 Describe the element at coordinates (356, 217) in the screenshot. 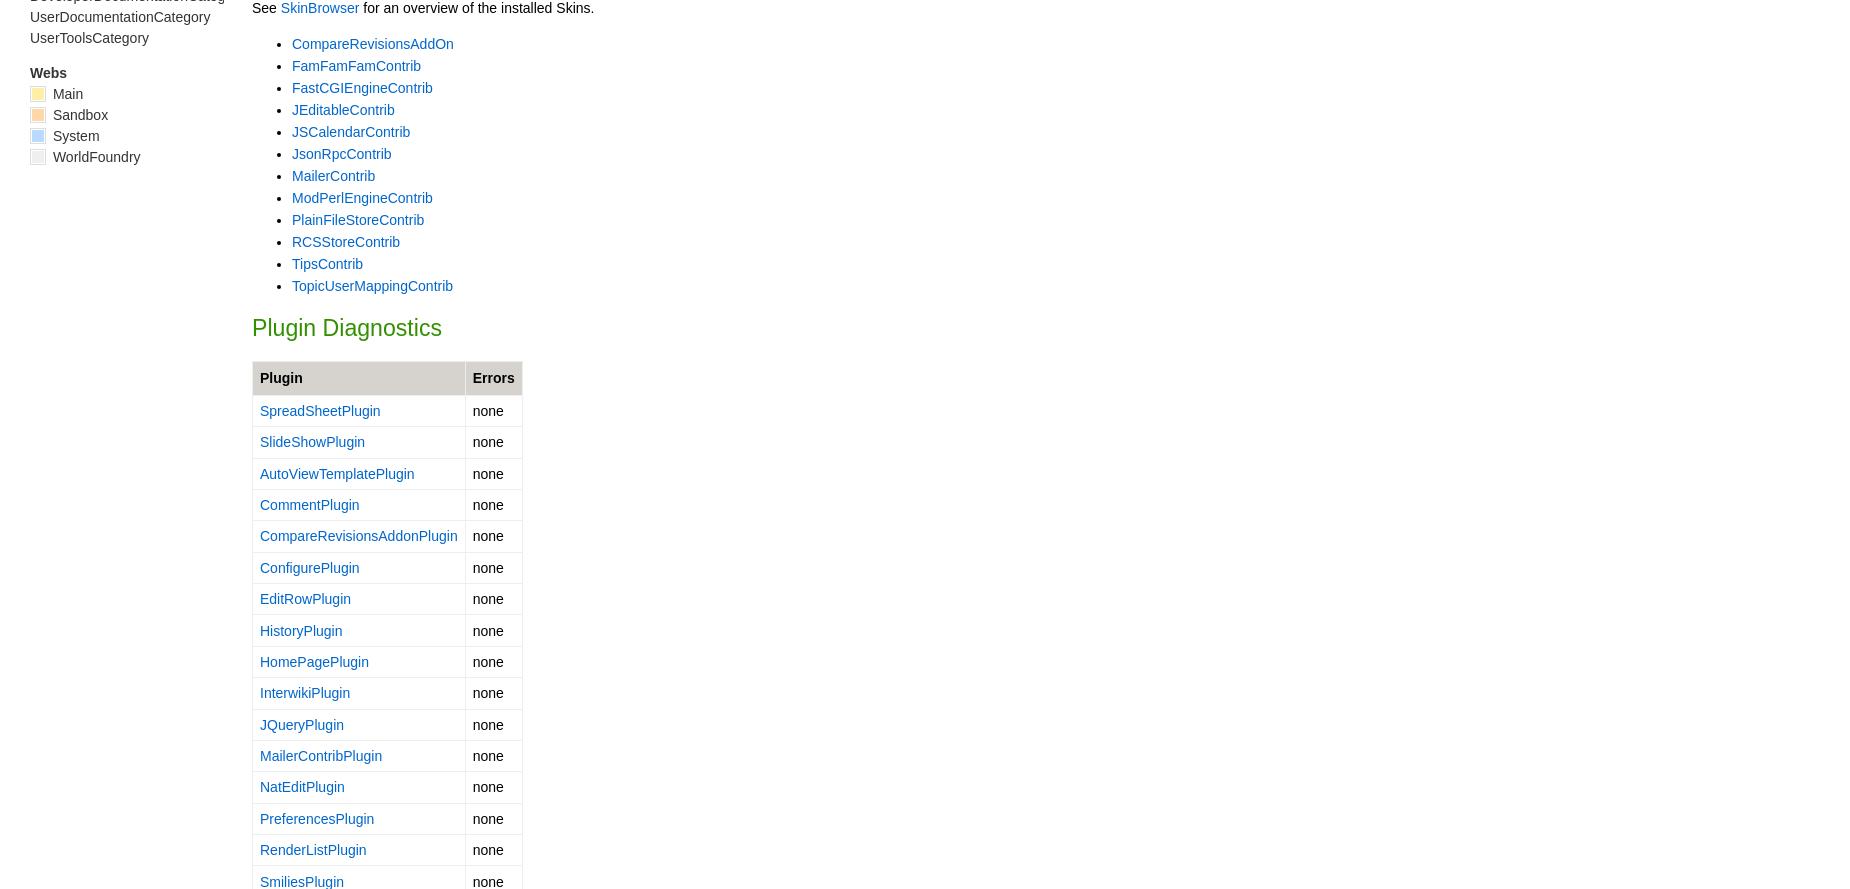

I see `'PlainFileStoreContrib'` at that location.